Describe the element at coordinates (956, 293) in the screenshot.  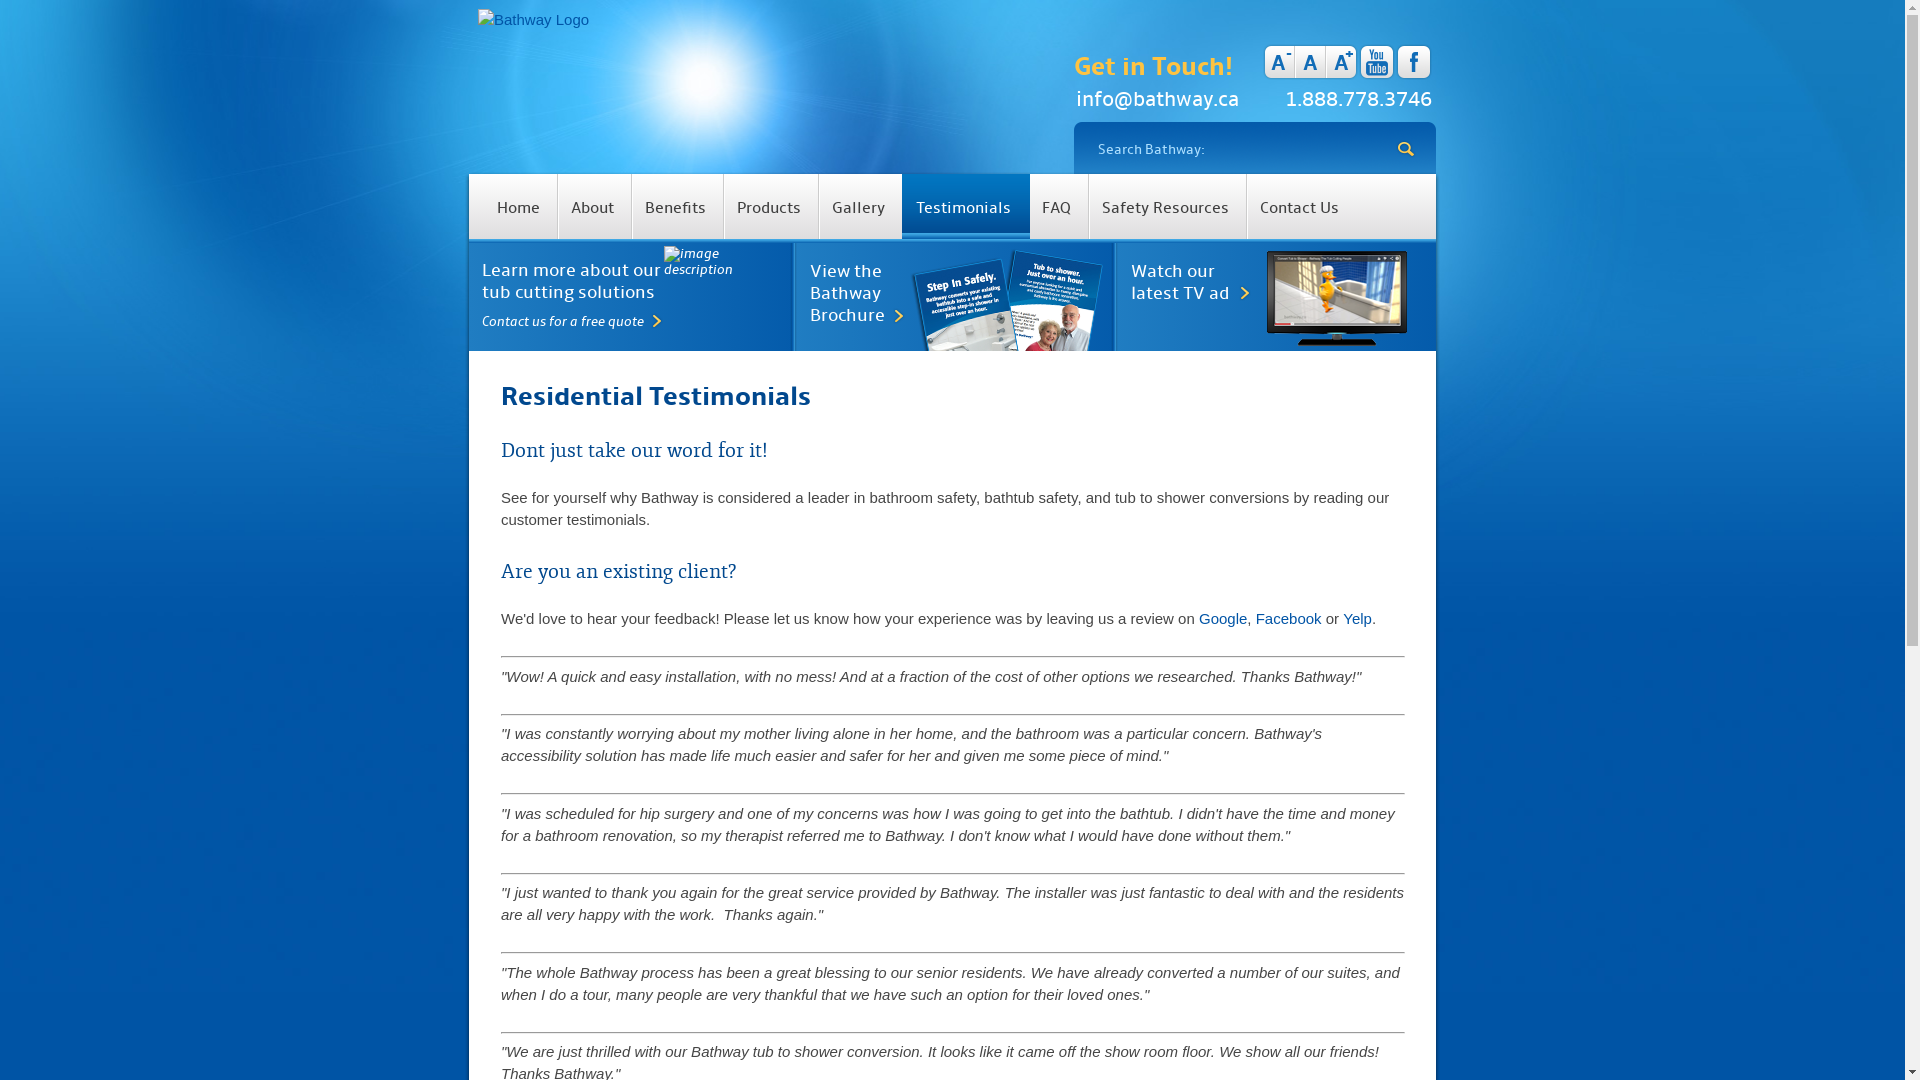
I see `'View the Bathway Brochure'` at that location.